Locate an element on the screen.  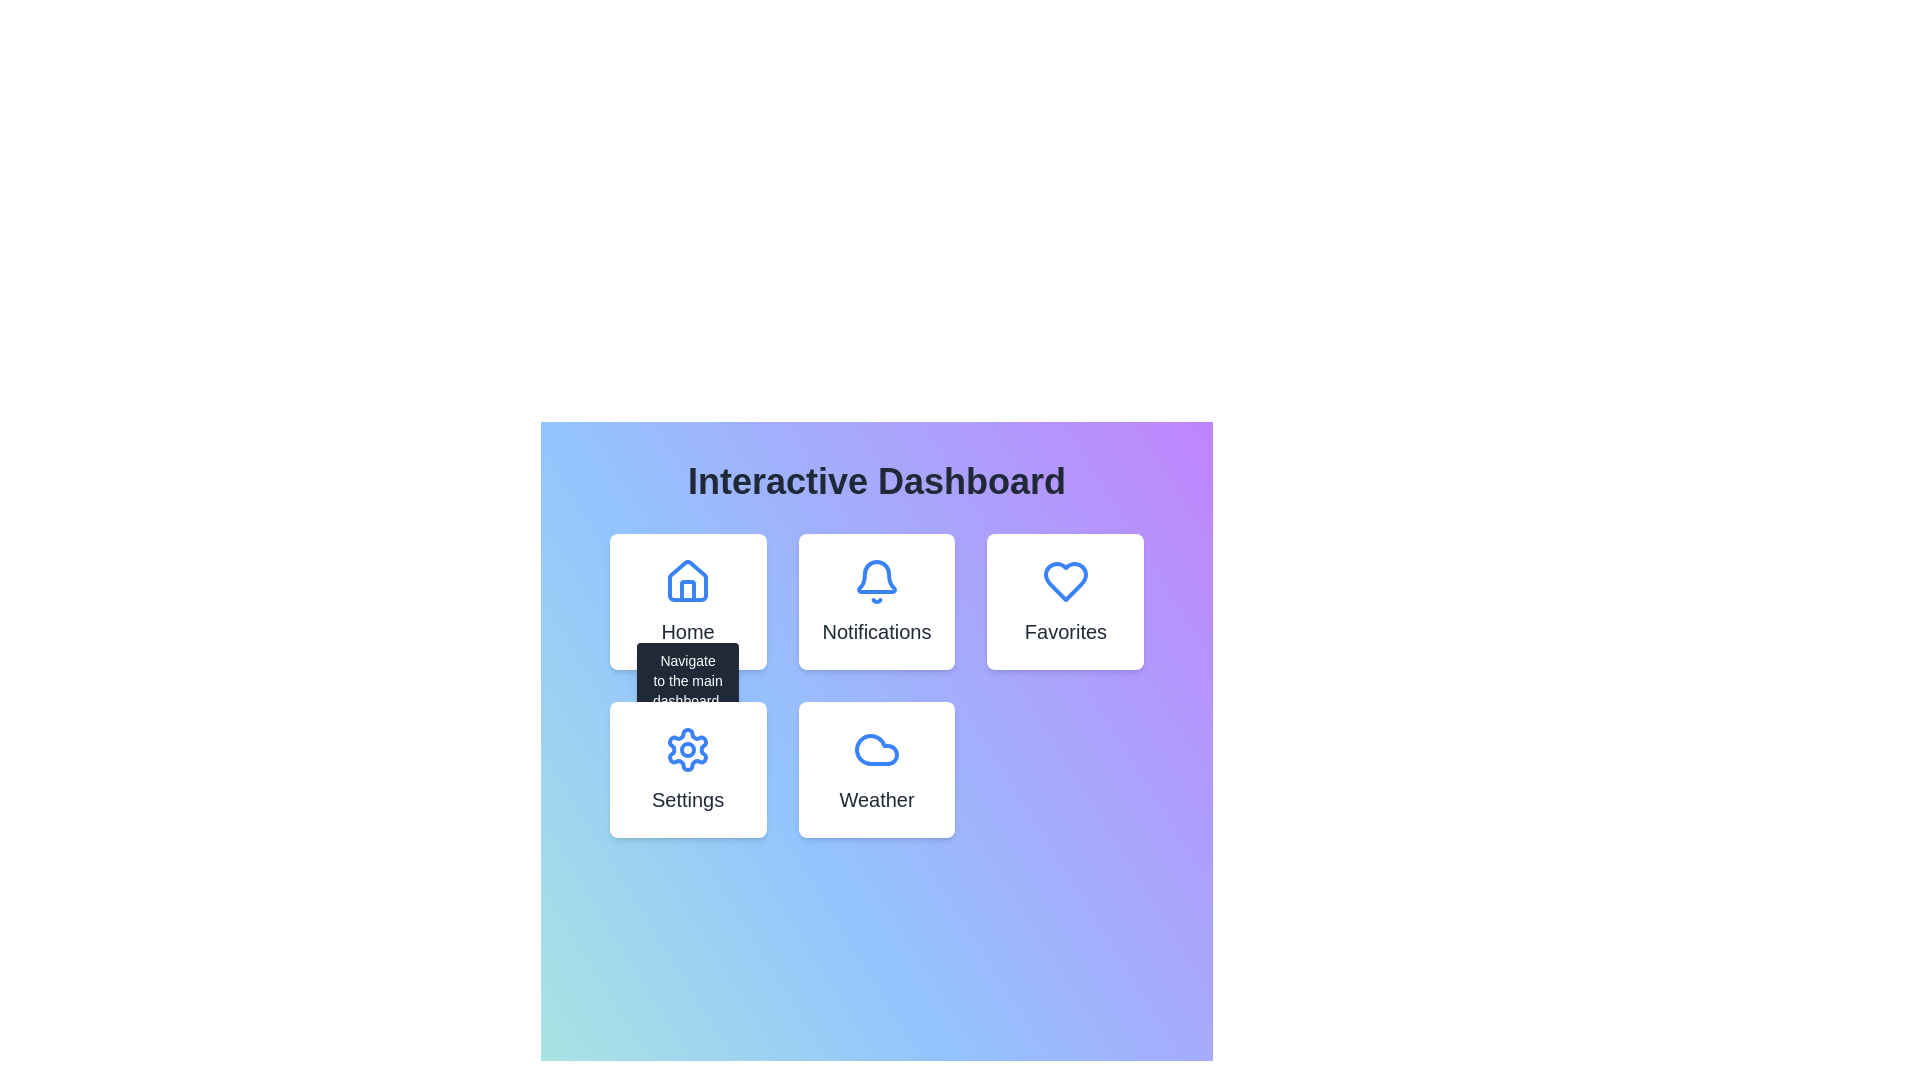
the blue cloud icon located in the 'Weather' card at the bottom-right corner of the dashboard is located at coordinates (877, 749).